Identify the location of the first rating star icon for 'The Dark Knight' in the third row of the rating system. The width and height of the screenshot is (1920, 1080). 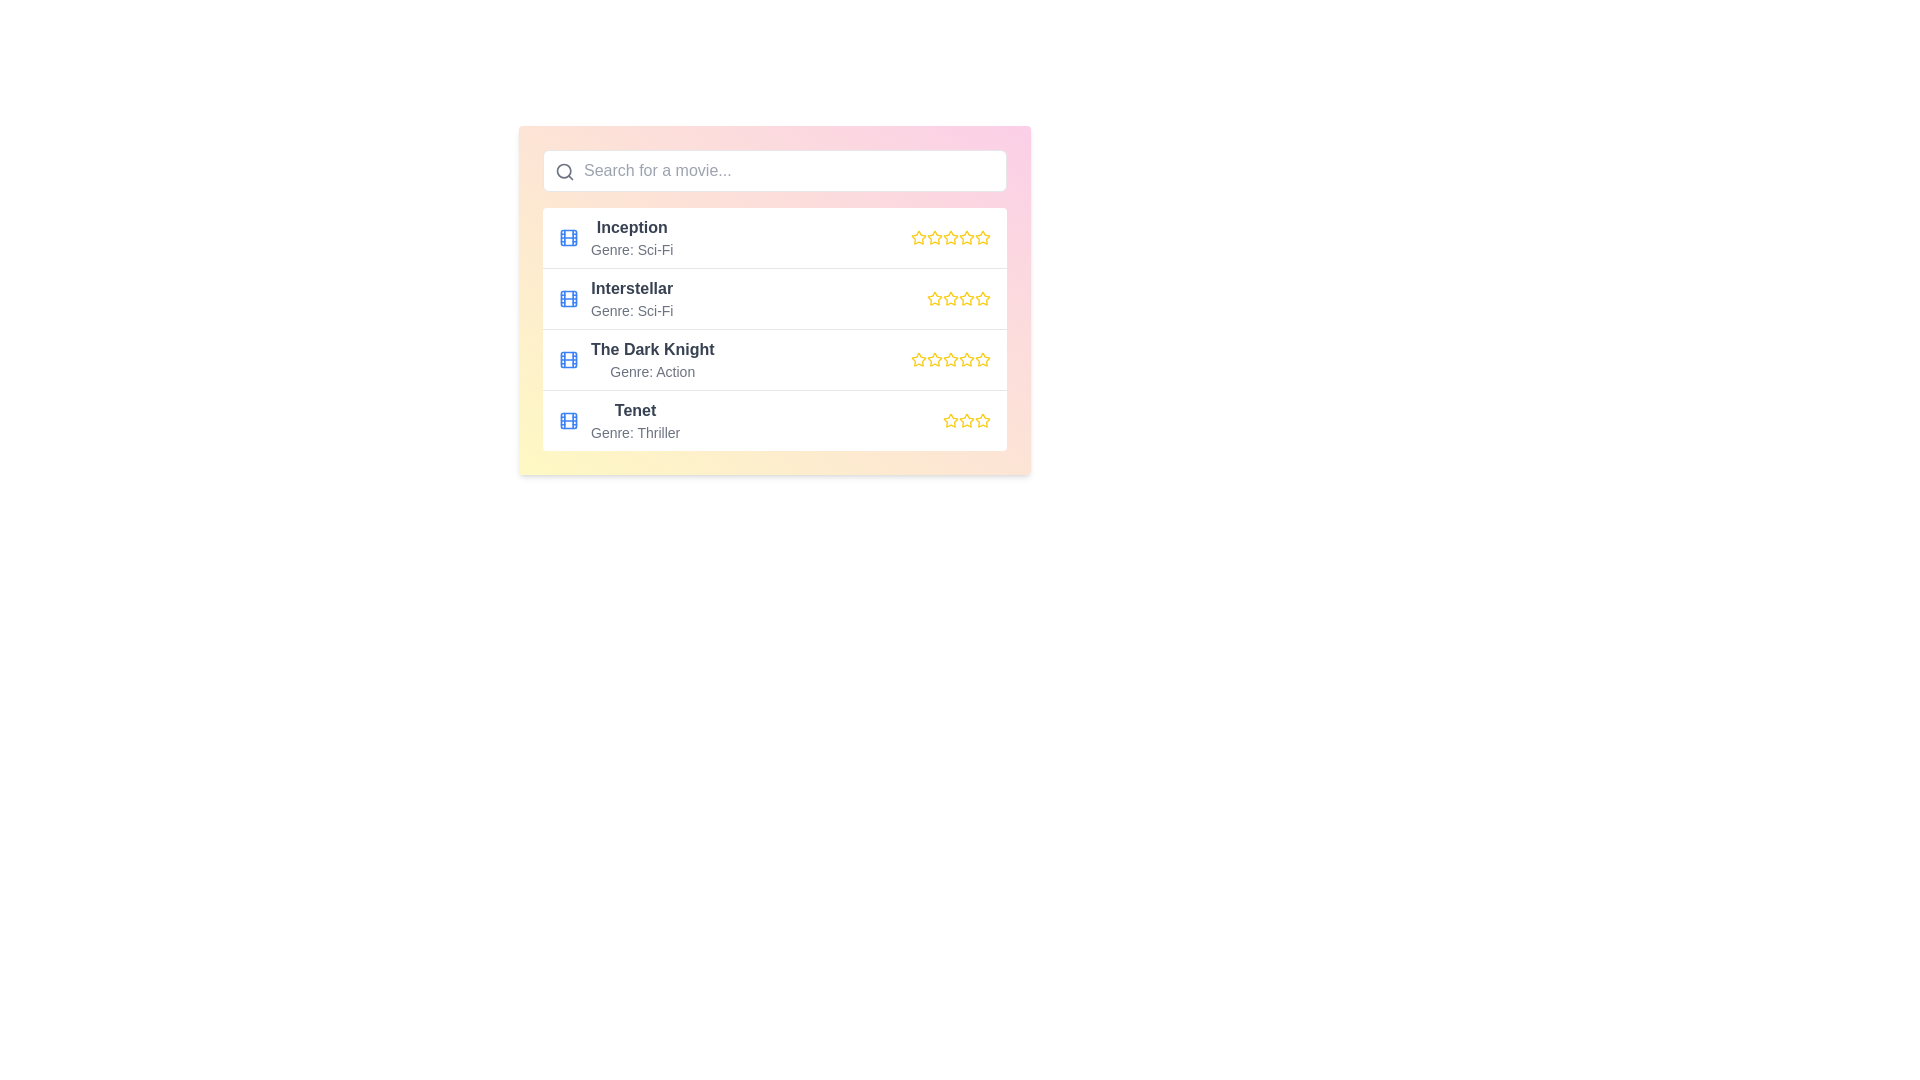
(917, 358).